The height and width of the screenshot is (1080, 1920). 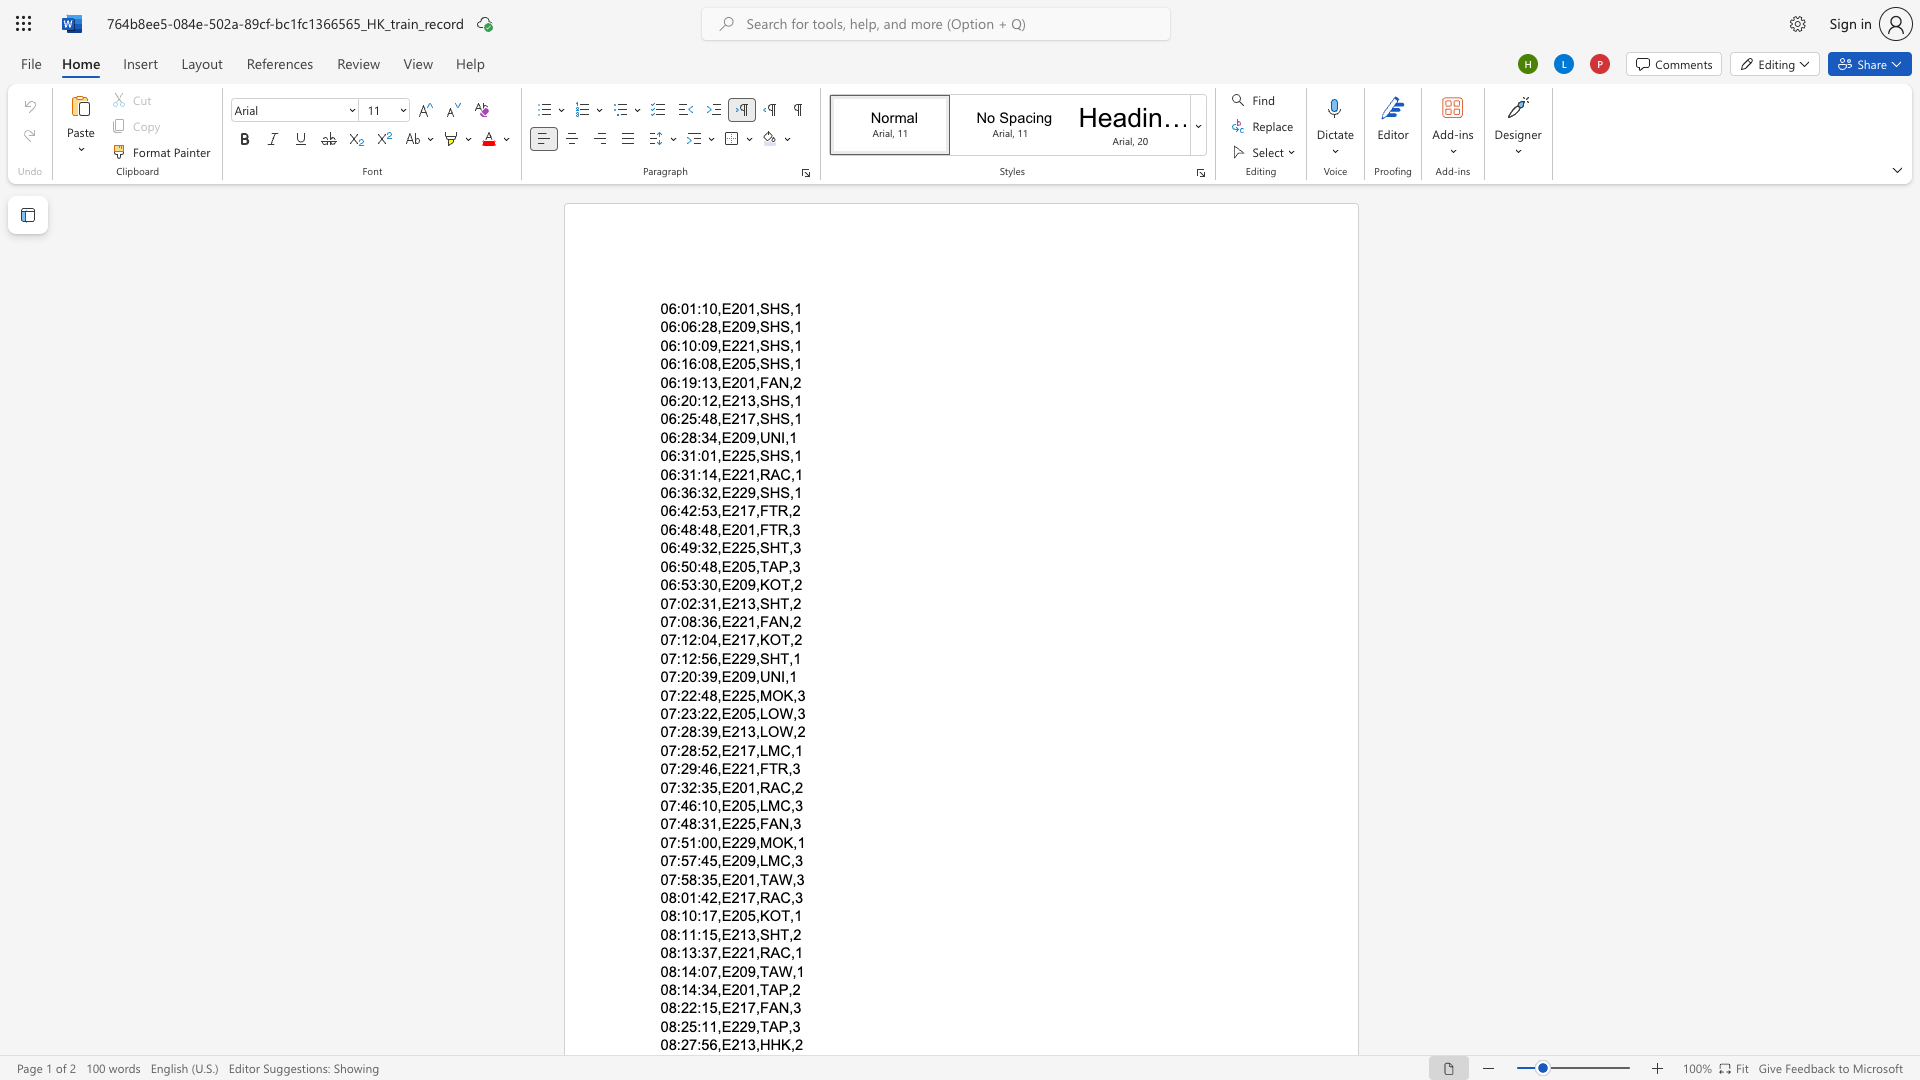 I want to click on the subset text ":2" within the text "07:23:22,E205,LOW,3", so click(x=676, y=712).